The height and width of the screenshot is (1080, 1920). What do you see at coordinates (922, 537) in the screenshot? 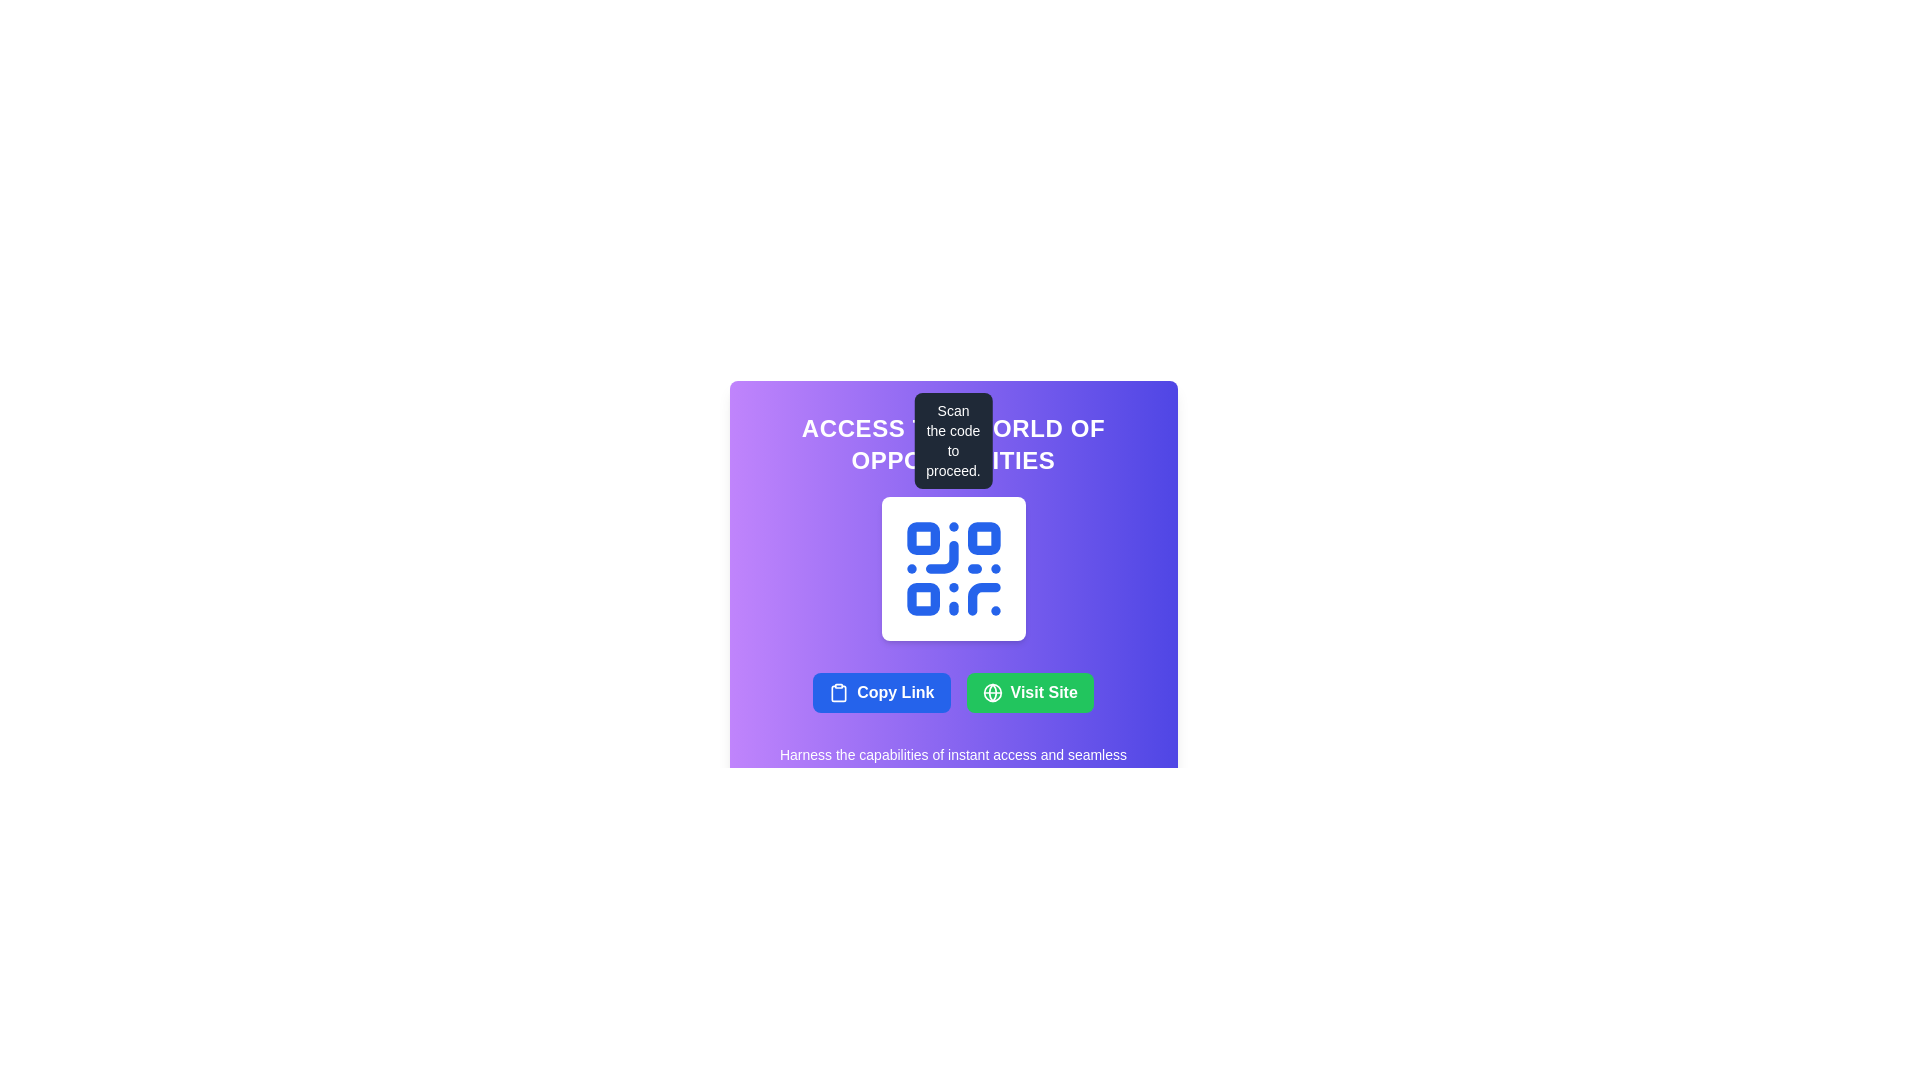
I see `the top-left square block of the QR code graphic, which is part of the scannable pattern` at bounding box center [922, 537].